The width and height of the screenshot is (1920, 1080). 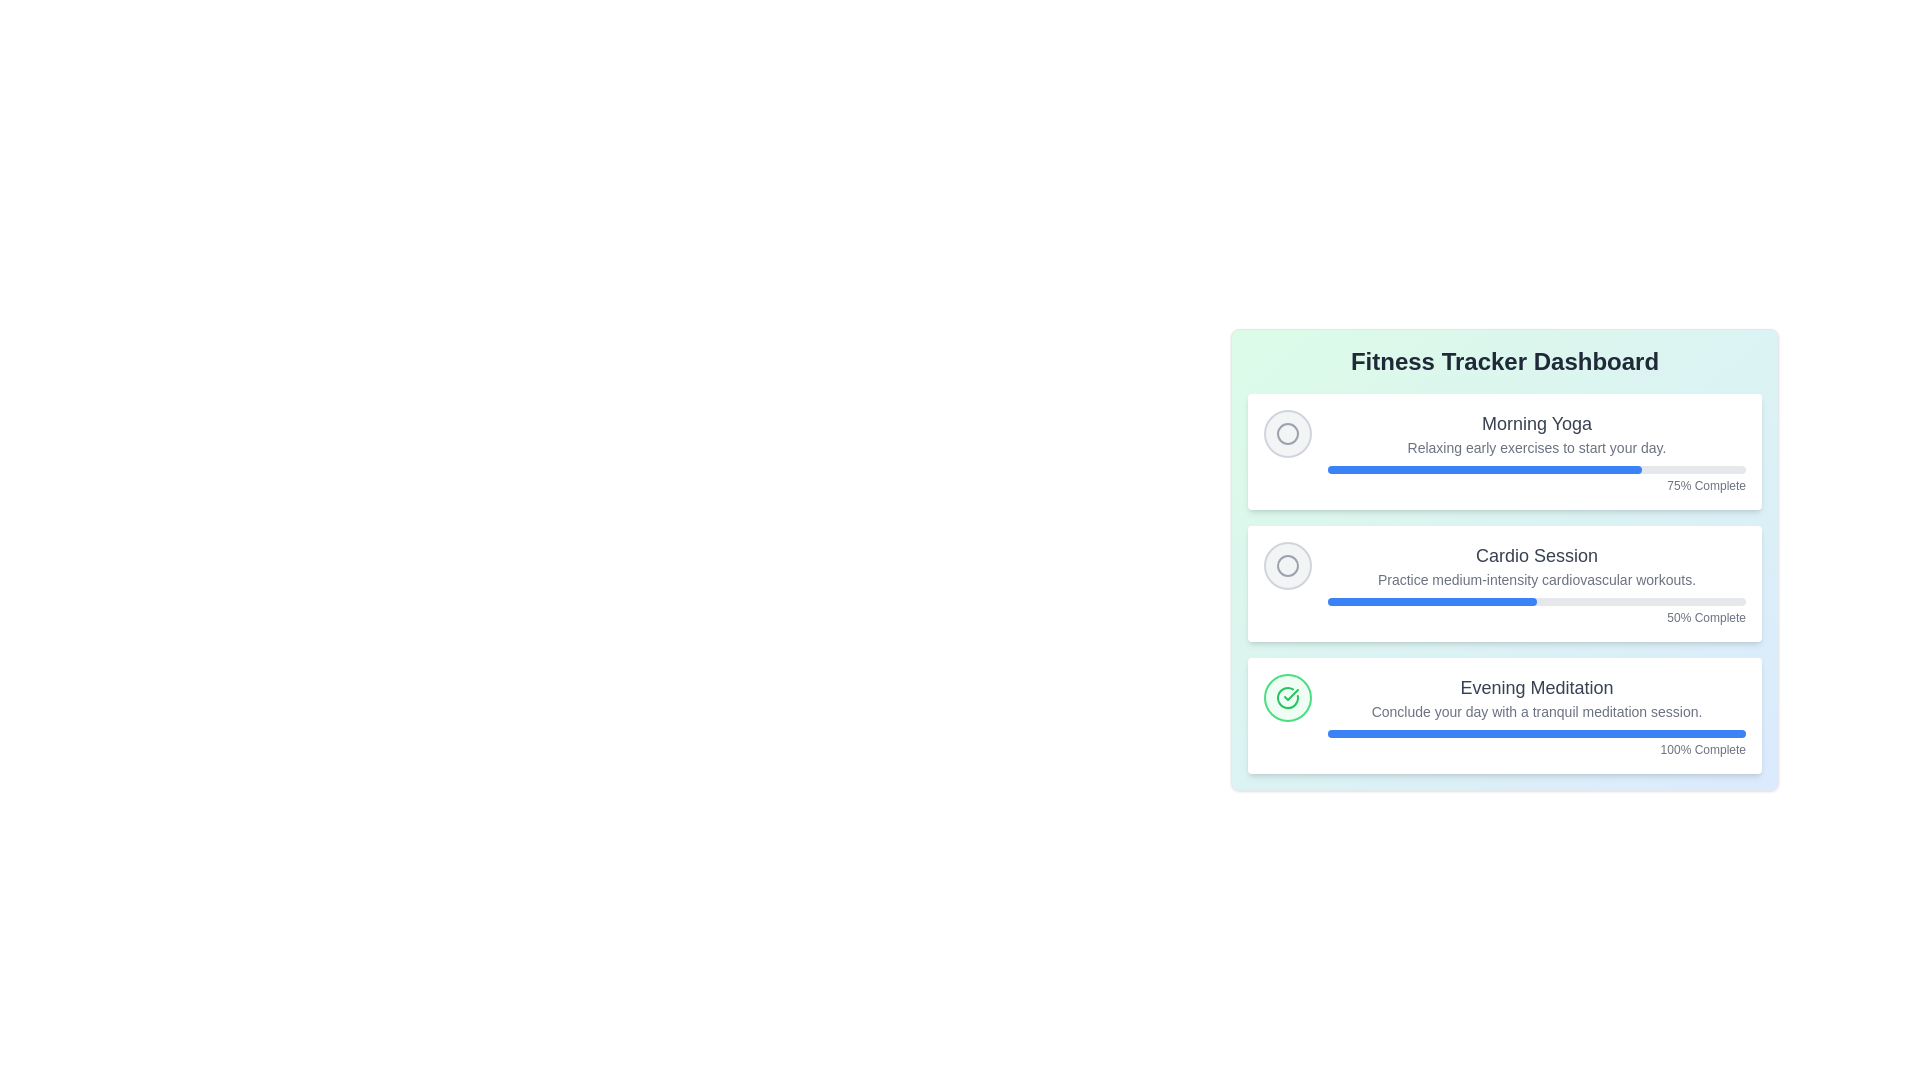 I want to click on the static text element reading 'Practice medium-intensity cardiovascular workouts.' located beneath the header 'Cardio Session' and above the progress bar in the Fitness Tracker Dashboard, so click(x=1535, y=579).